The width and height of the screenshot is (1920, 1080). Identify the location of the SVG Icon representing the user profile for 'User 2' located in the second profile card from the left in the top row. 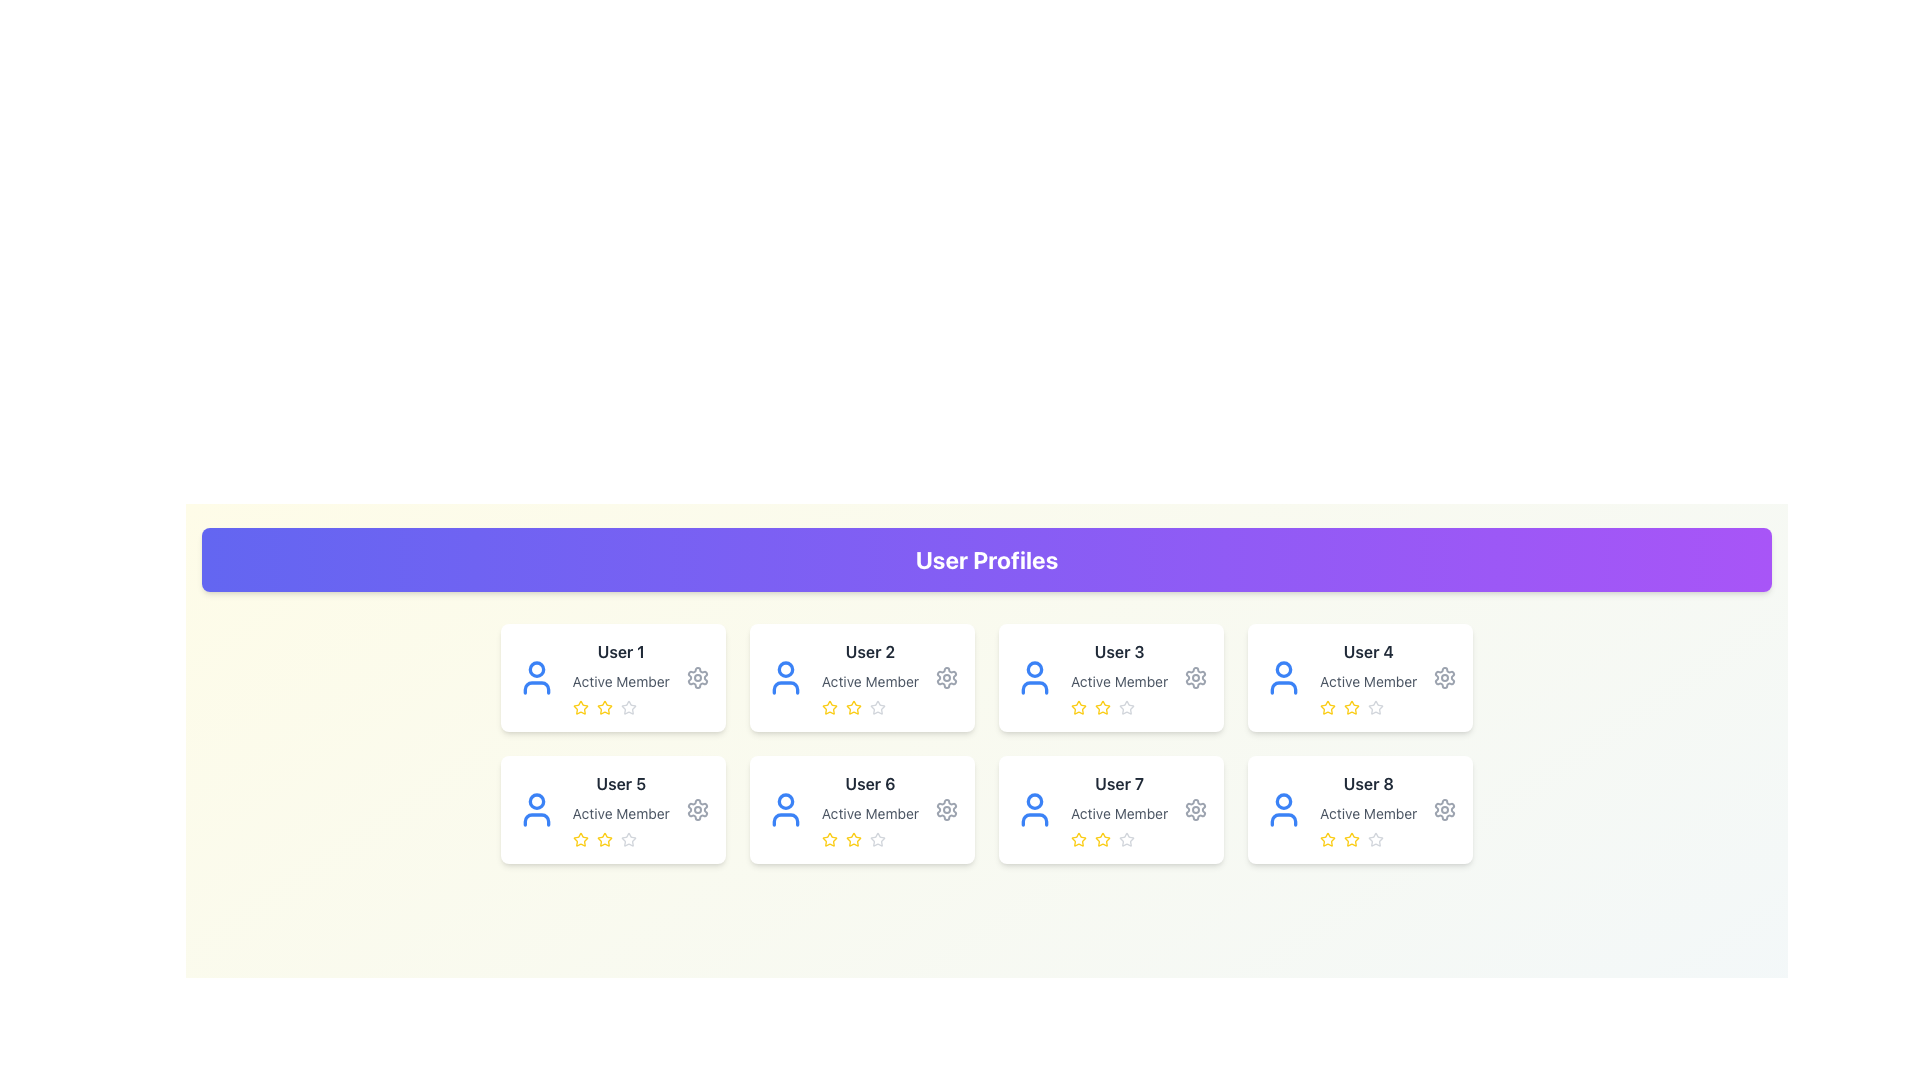
(784, 677).